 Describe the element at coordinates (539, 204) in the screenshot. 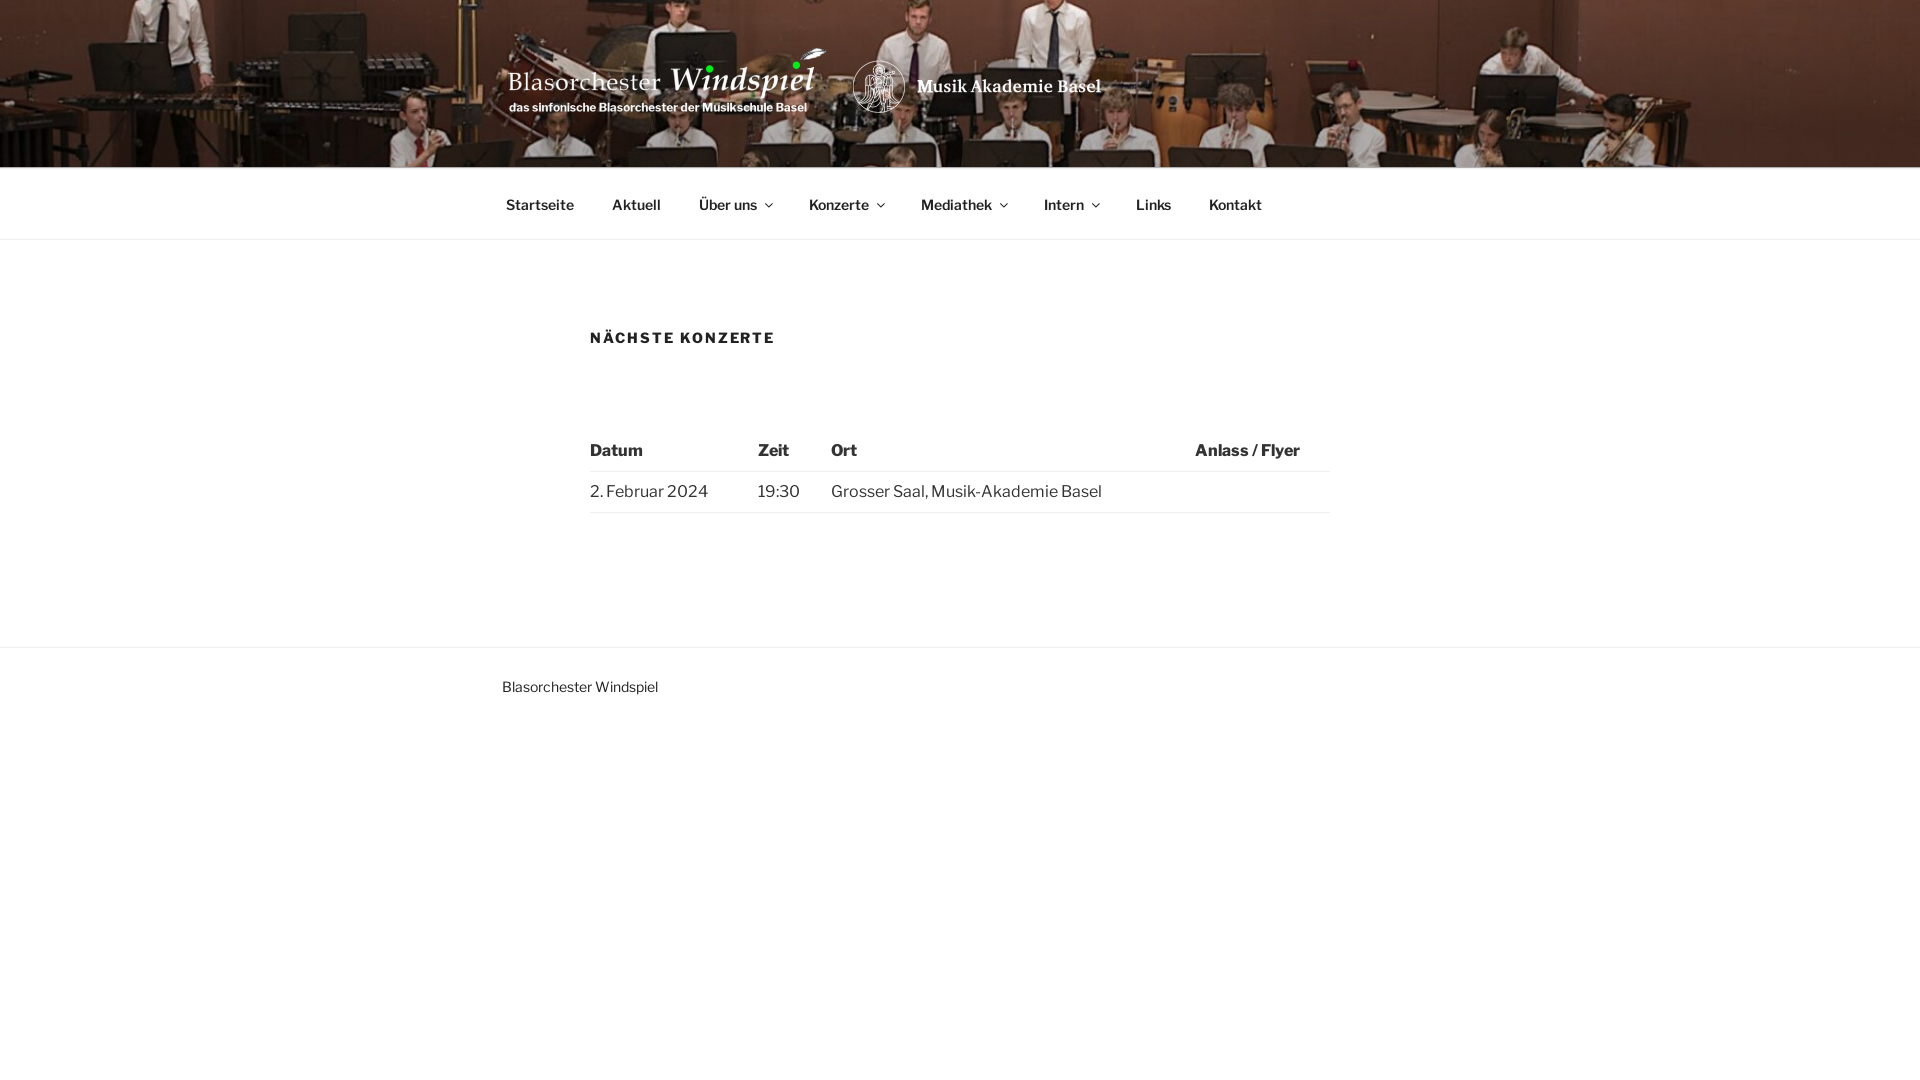

I see `'Startseite'` at that location.